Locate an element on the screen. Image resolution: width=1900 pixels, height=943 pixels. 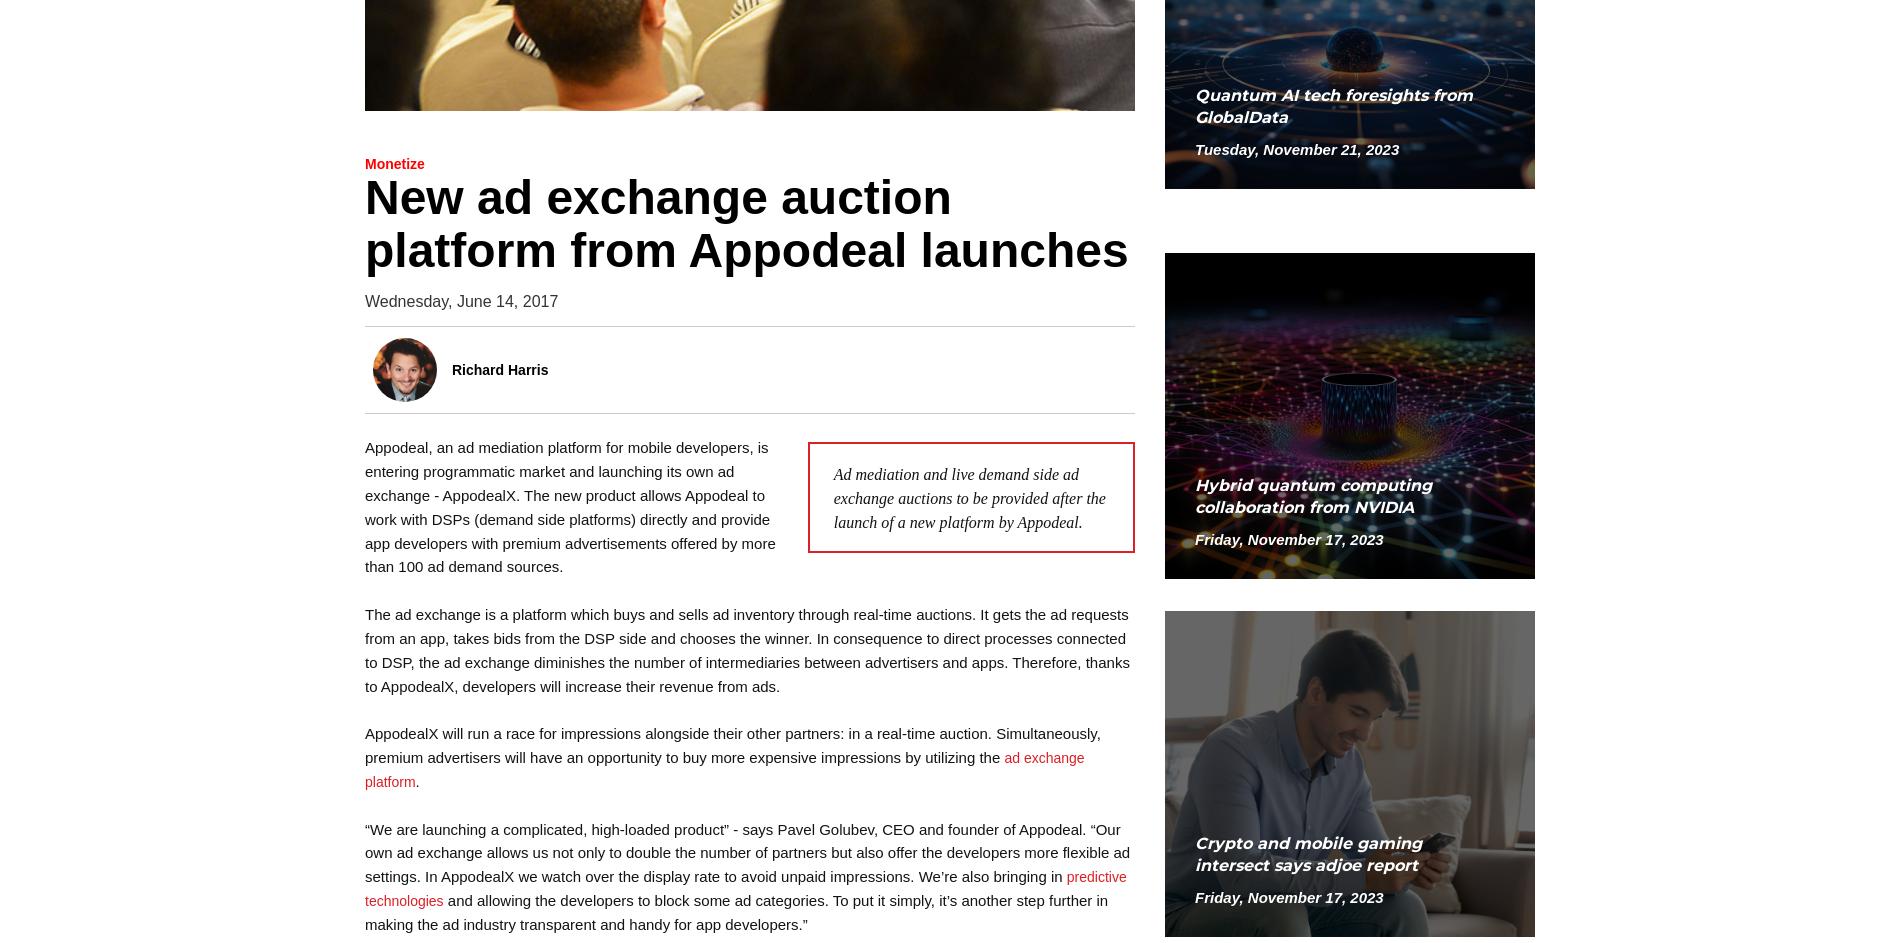
'.' is located at coordinates (417, 780).